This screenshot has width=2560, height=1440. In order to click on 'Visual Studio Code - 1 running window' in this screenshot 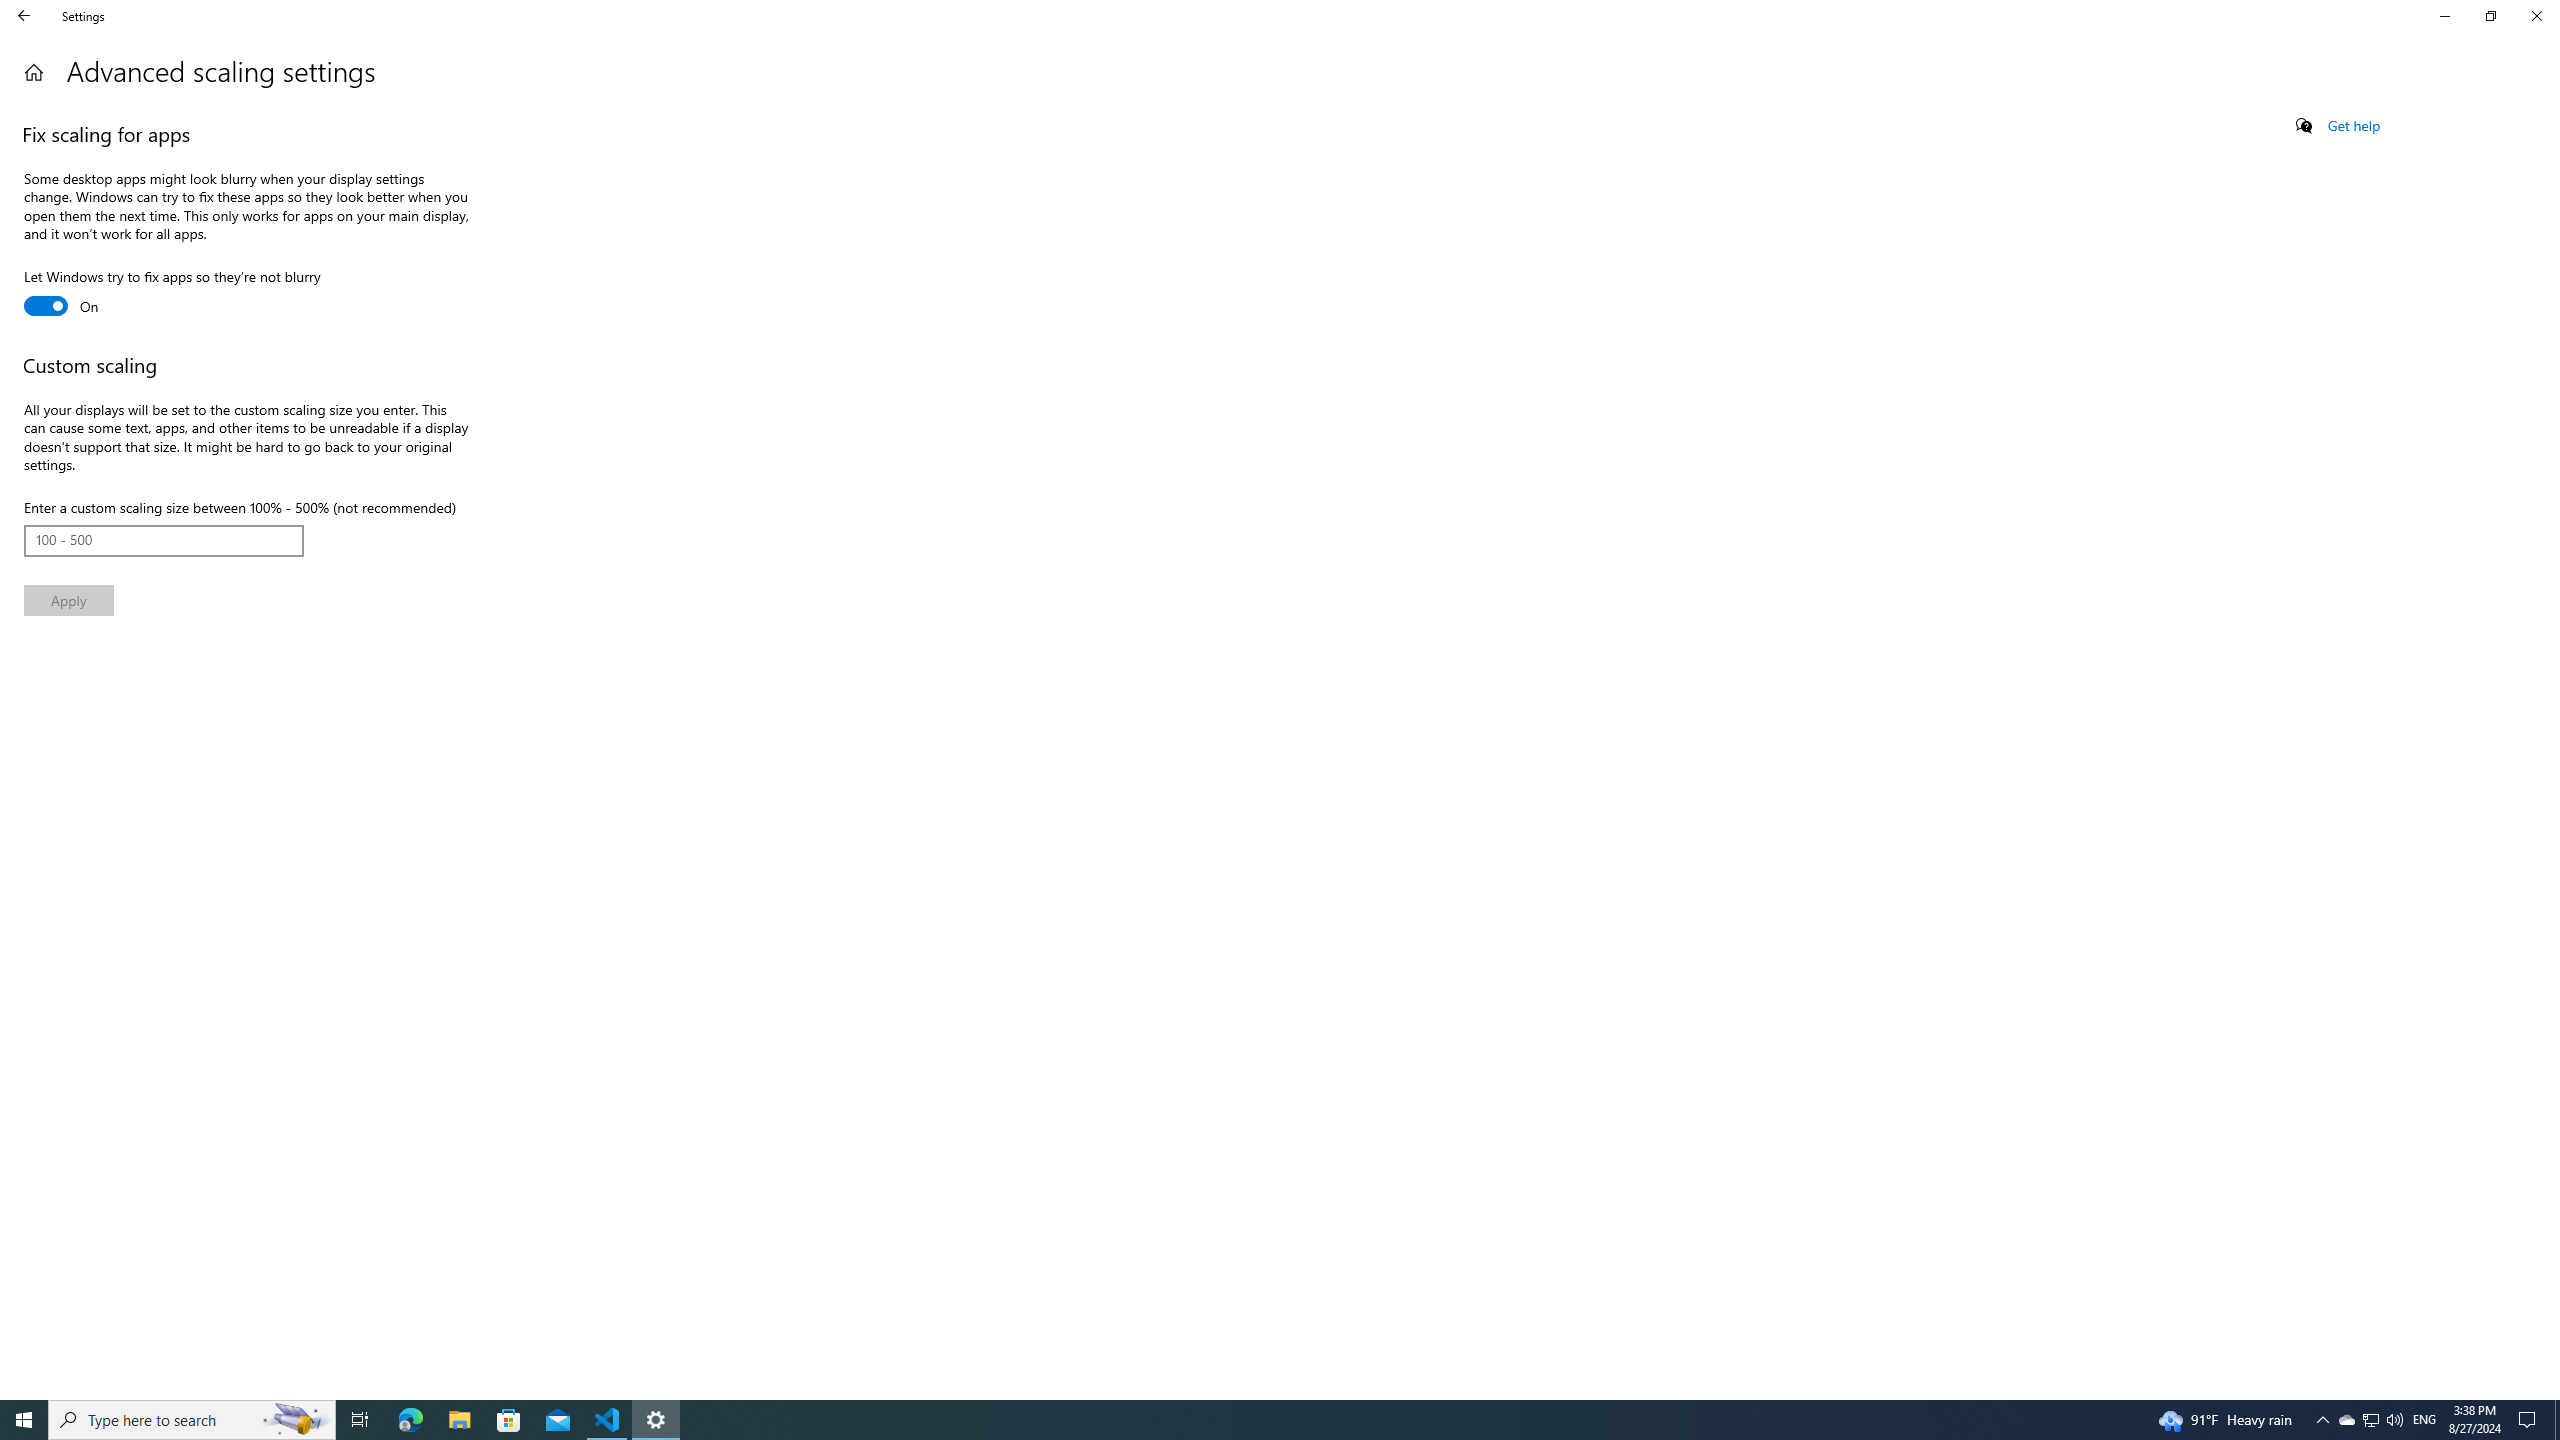, I will do `click(607, 1418)`.